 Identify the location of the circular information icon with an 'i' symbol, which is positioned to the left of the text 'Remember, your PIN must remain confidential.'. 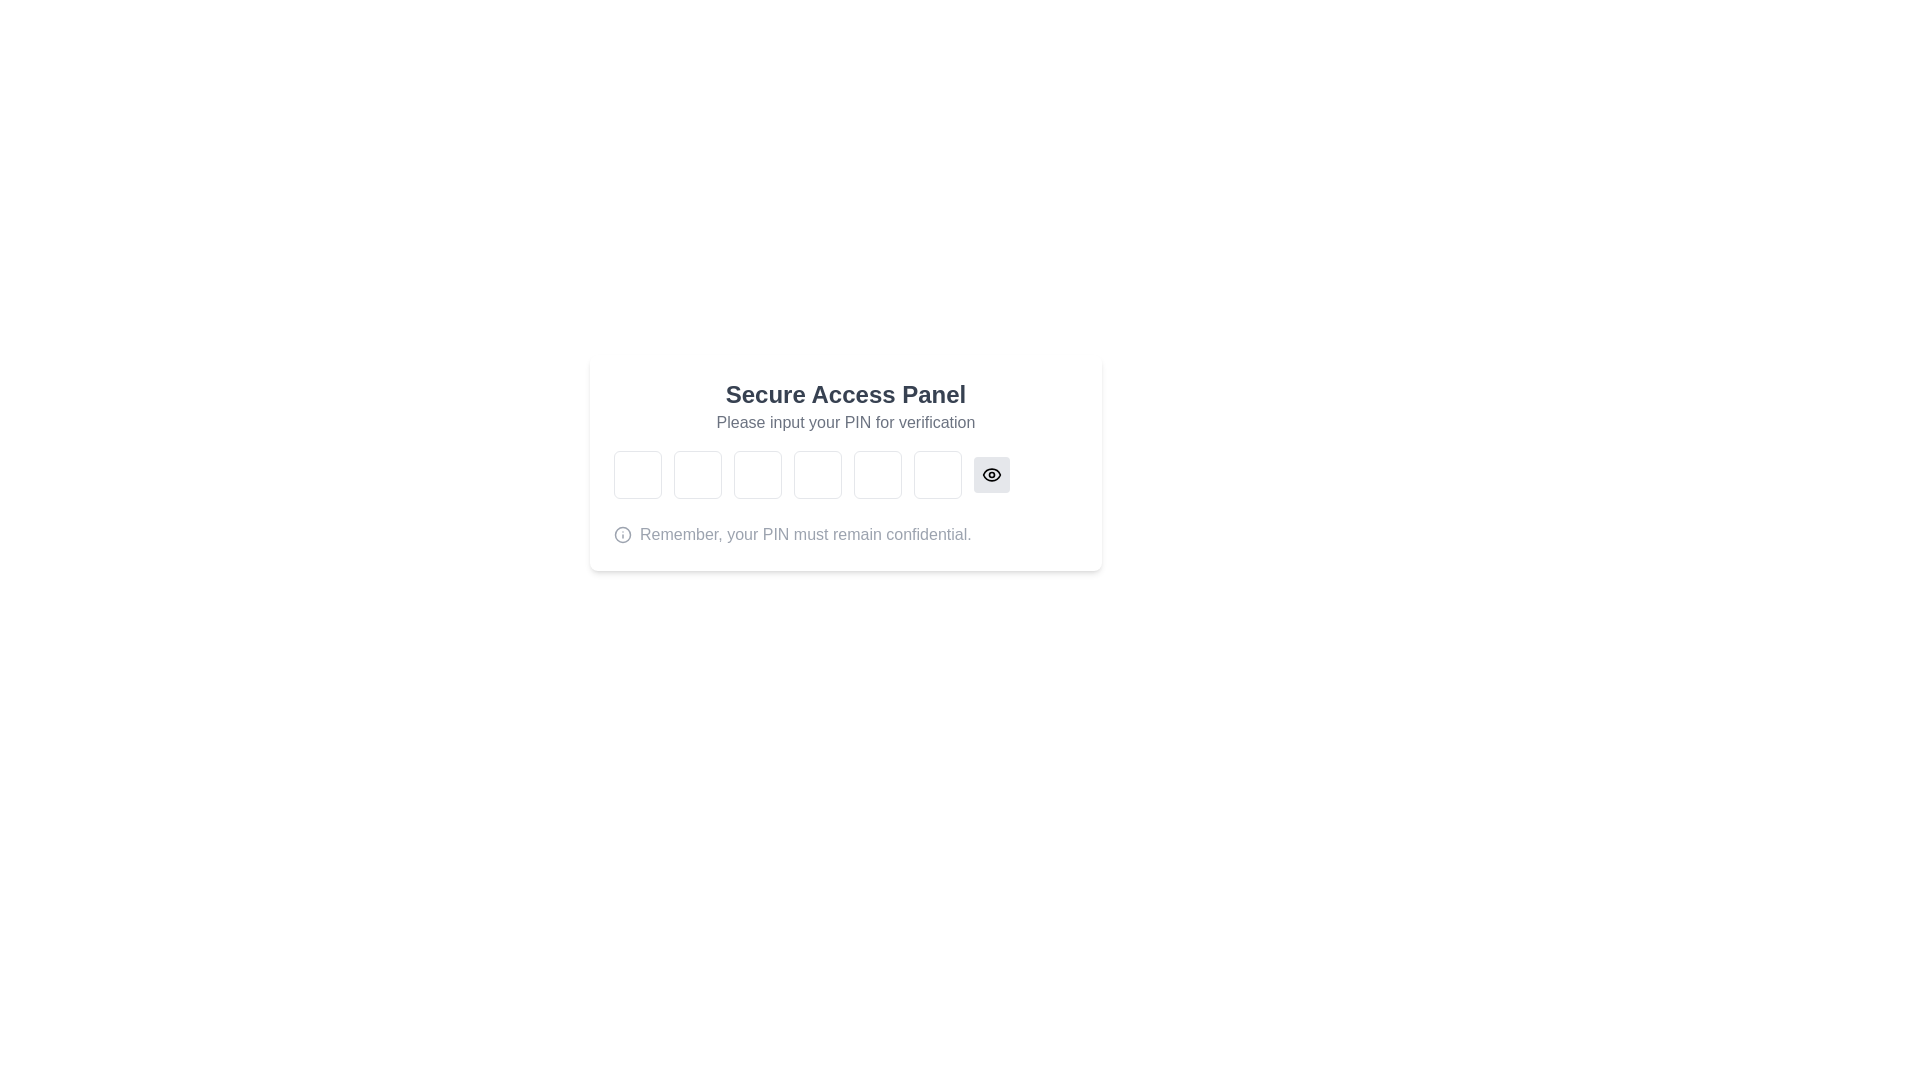
(622, 534).